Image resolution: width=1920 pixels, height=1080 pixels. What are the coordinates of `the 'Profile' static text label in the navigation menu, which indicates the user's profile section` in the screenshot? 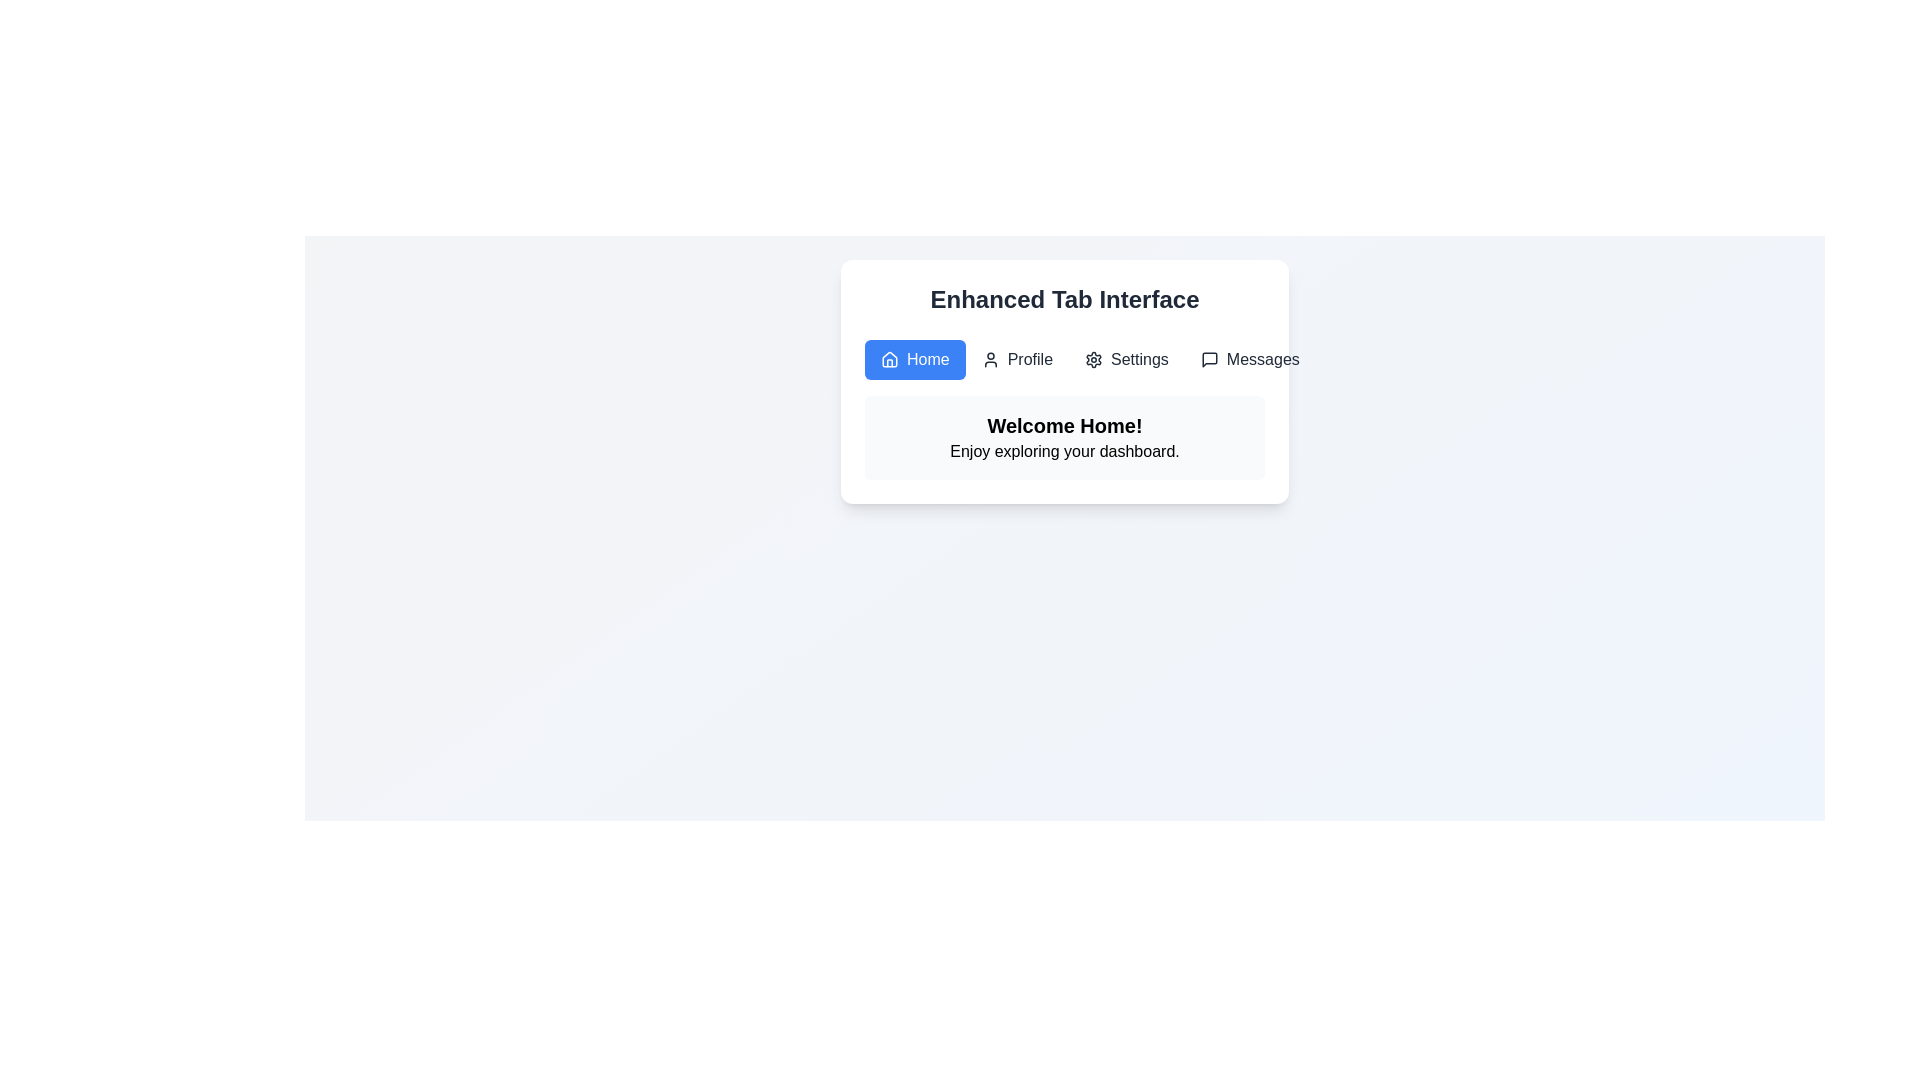 It's located at (1030, 358).